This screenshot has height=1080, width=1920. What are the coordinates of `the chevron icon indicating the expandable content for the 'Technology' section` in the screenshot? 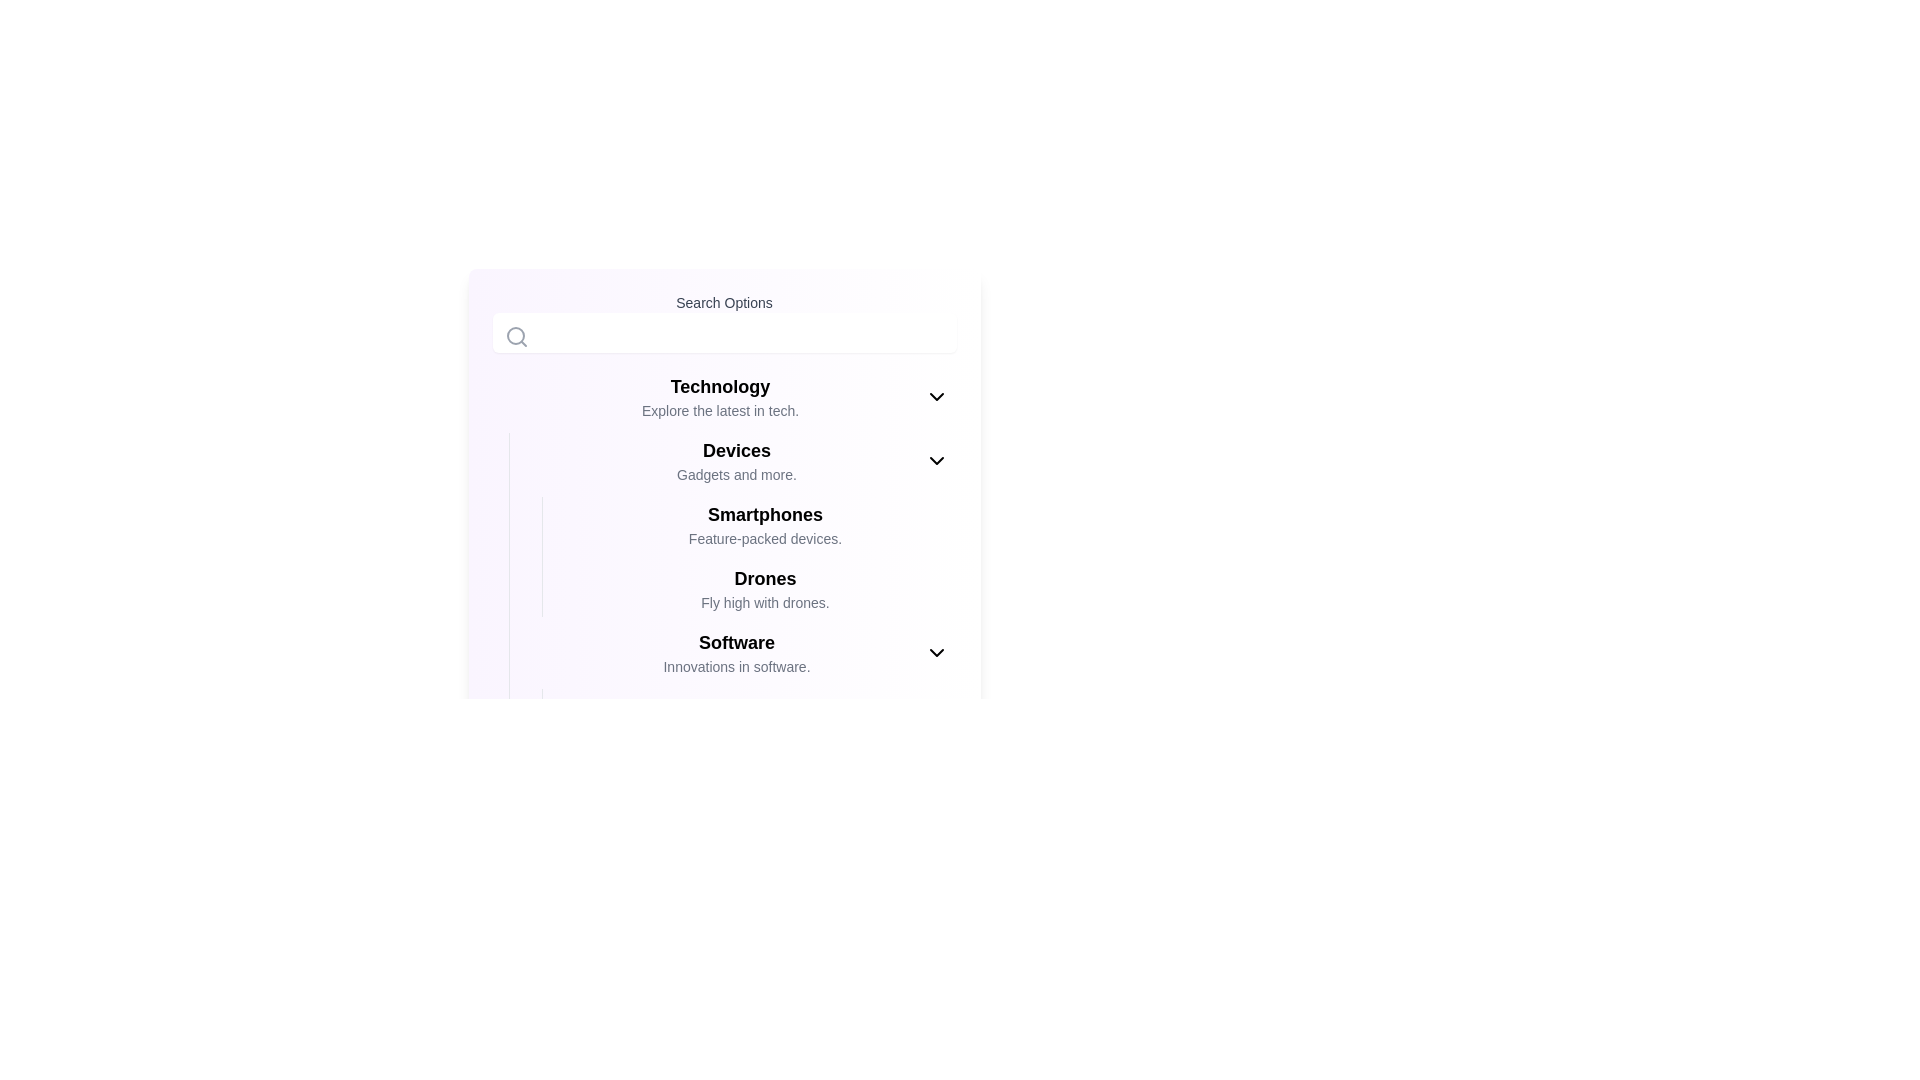 It's located at (935, 397).